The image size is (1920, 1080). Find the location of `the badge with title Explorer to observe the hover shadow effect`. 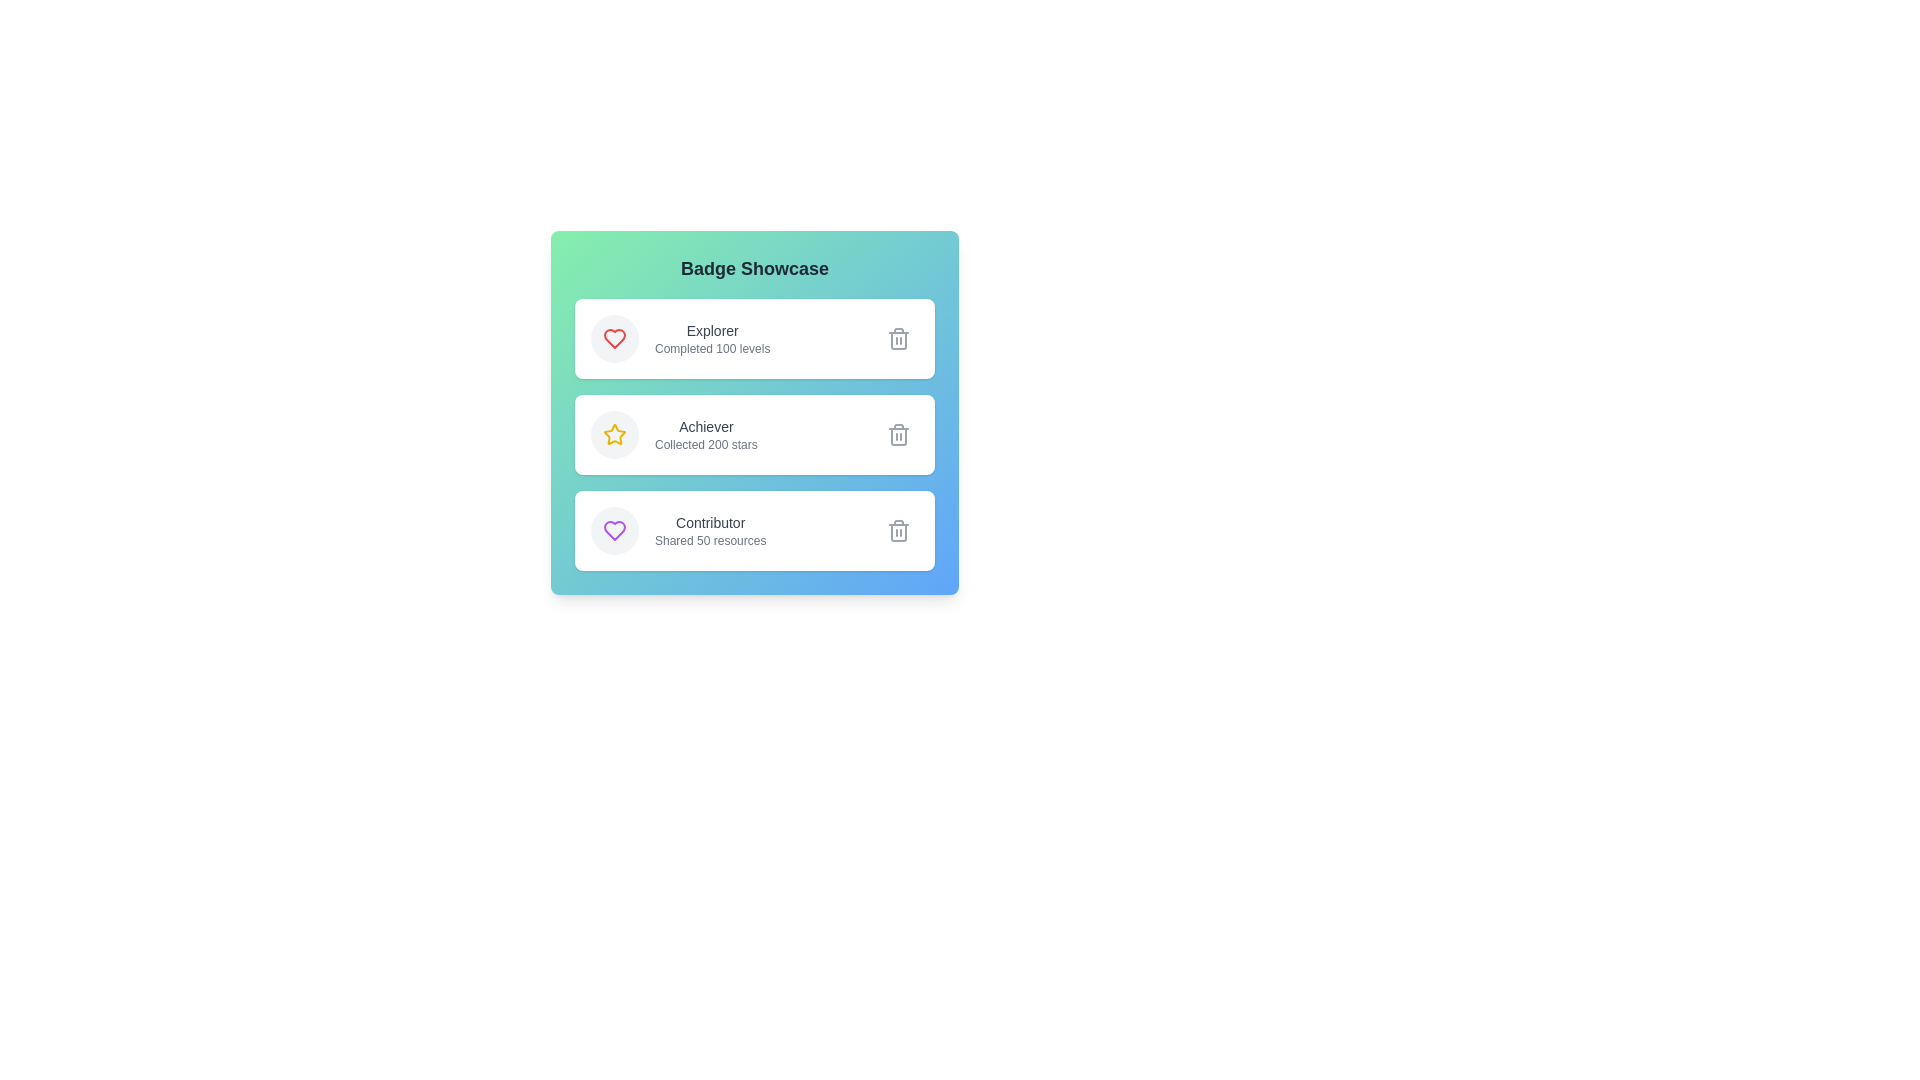

the badge with title Explorer to observe the hover shadow effect is located at coordinates (753, 338).